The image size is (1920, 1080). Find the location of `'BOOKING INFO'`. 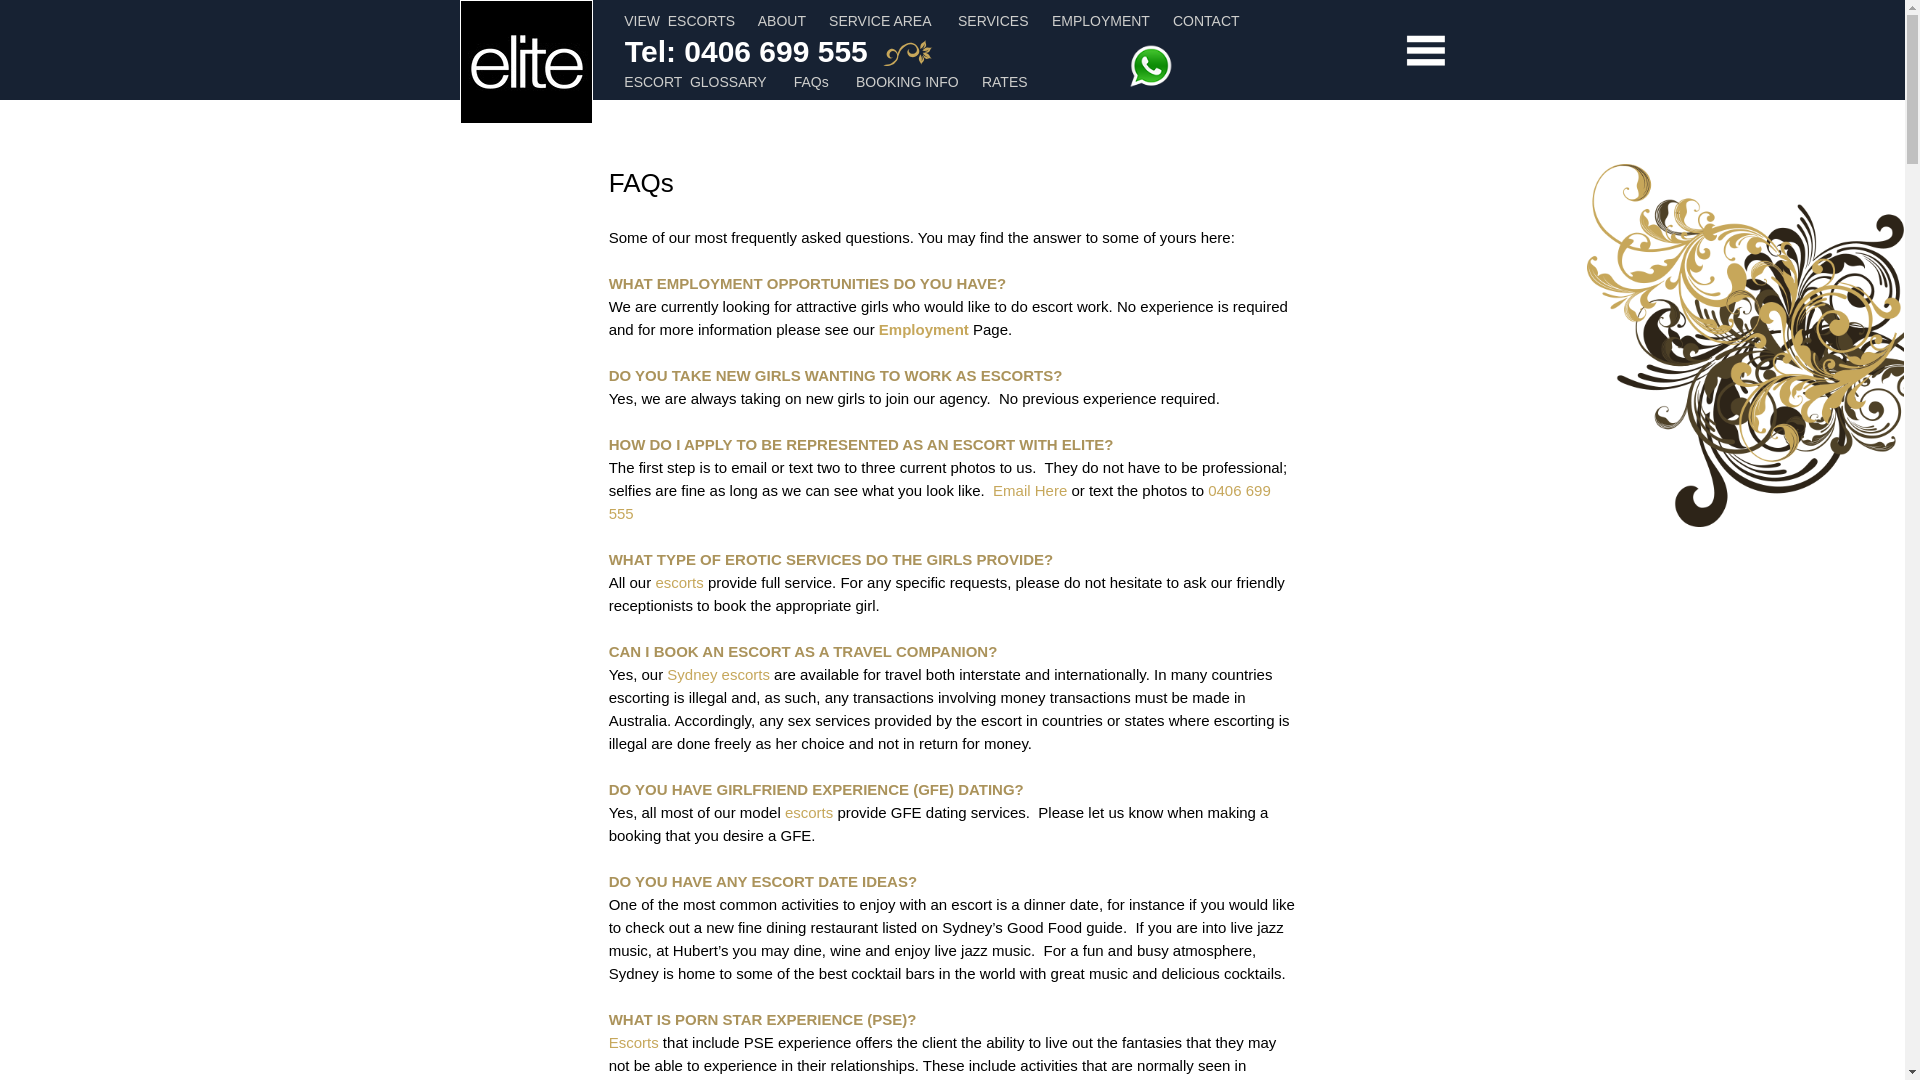

'BOOKING INFO' is located at coordinates (906, 80).